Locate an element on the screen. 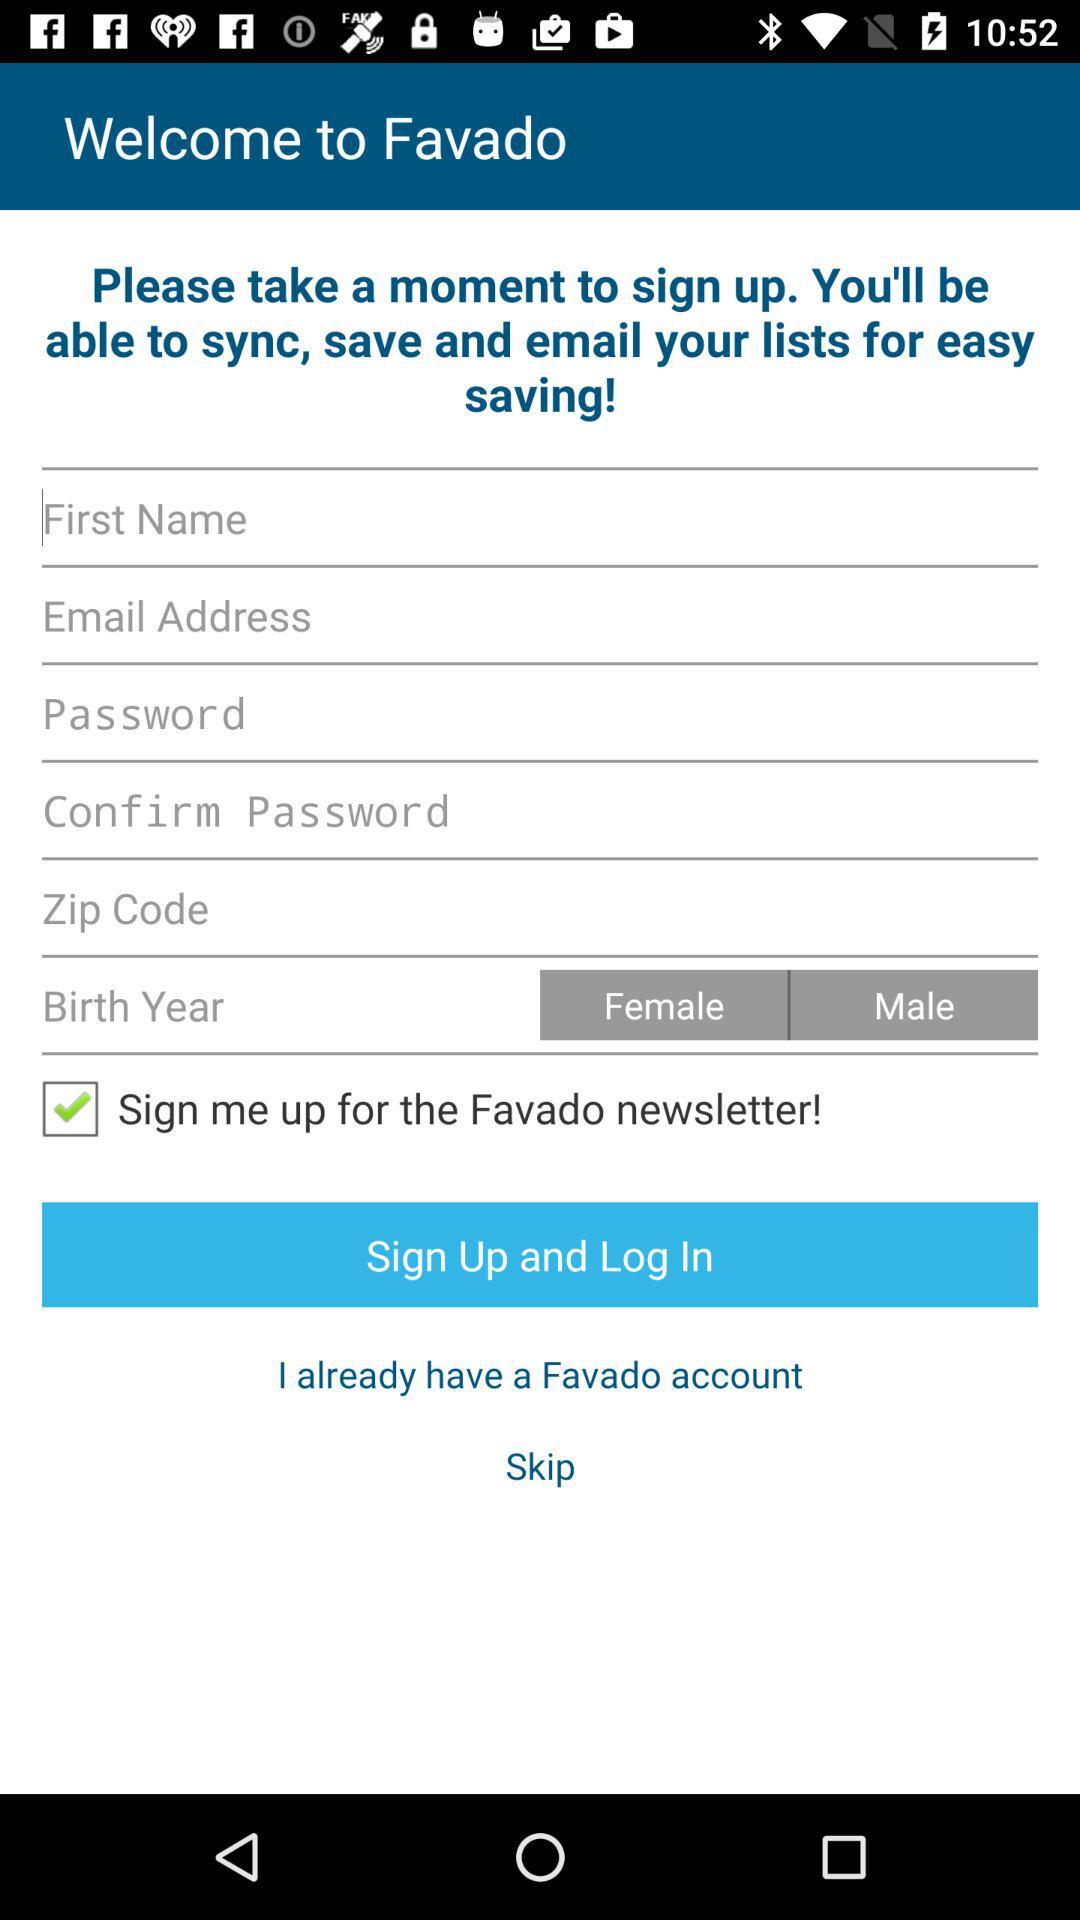 This screenshot has height=1920, width=1080. year of birth is located at coordinates (290, 1004).